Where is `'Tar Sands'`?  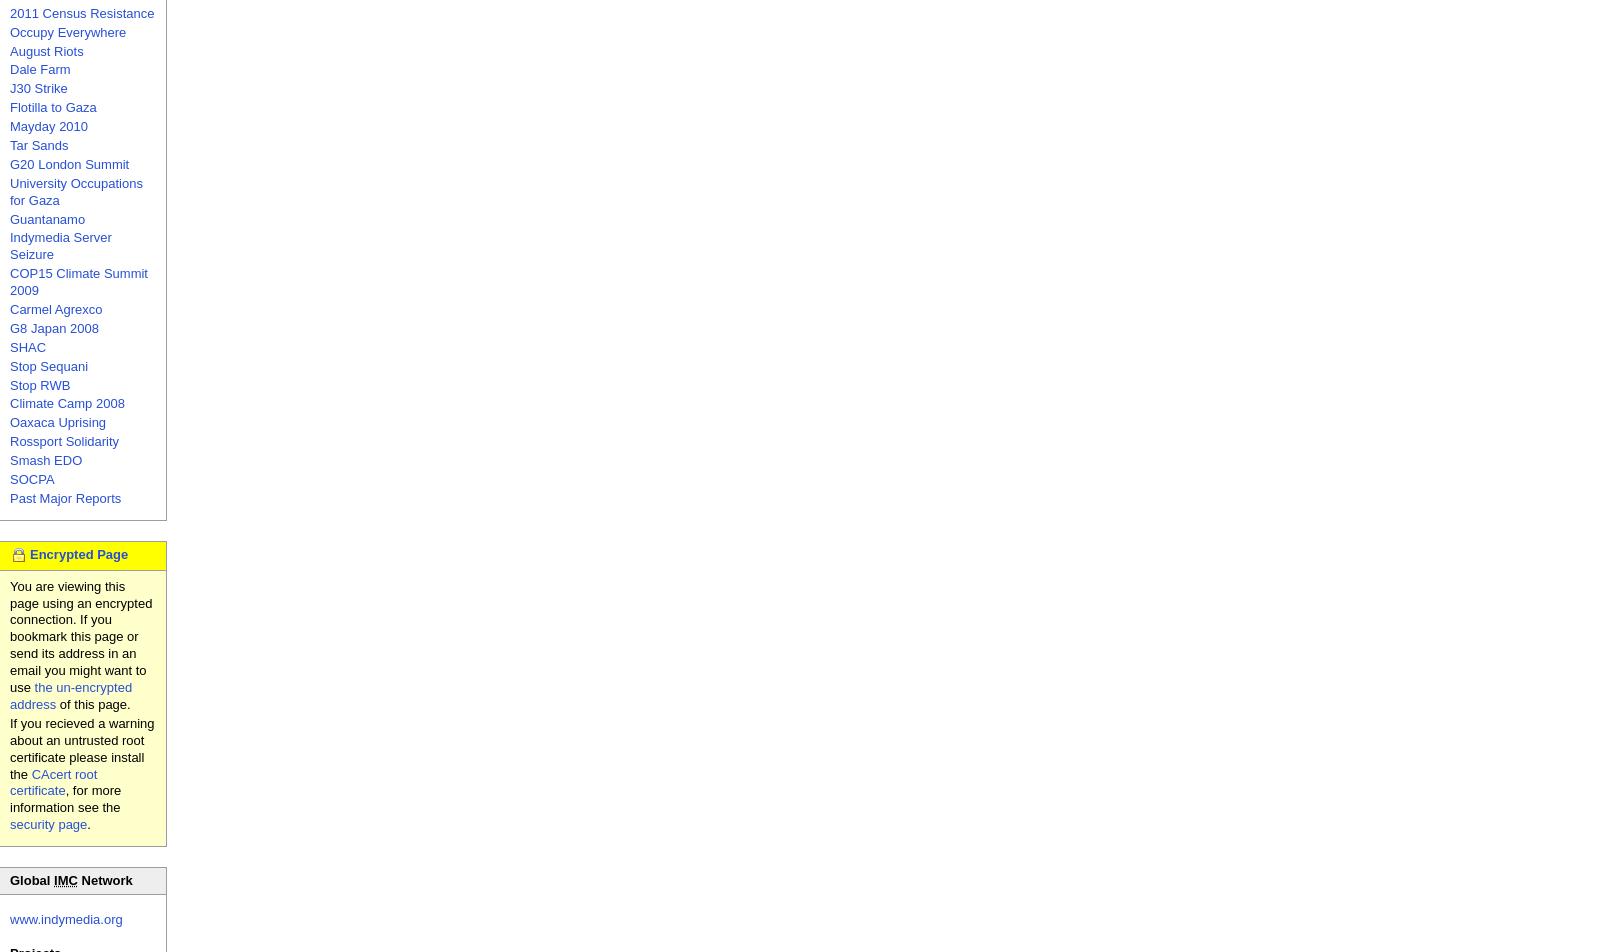
'Tar Sands' is located at coordinates (9, 145).